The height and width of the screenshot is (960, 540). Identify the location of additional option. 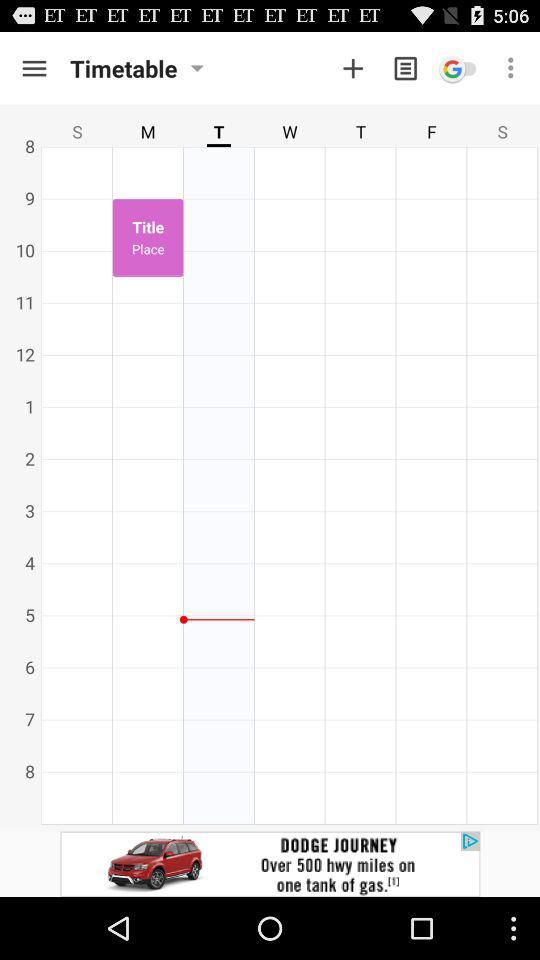
(352, 68).